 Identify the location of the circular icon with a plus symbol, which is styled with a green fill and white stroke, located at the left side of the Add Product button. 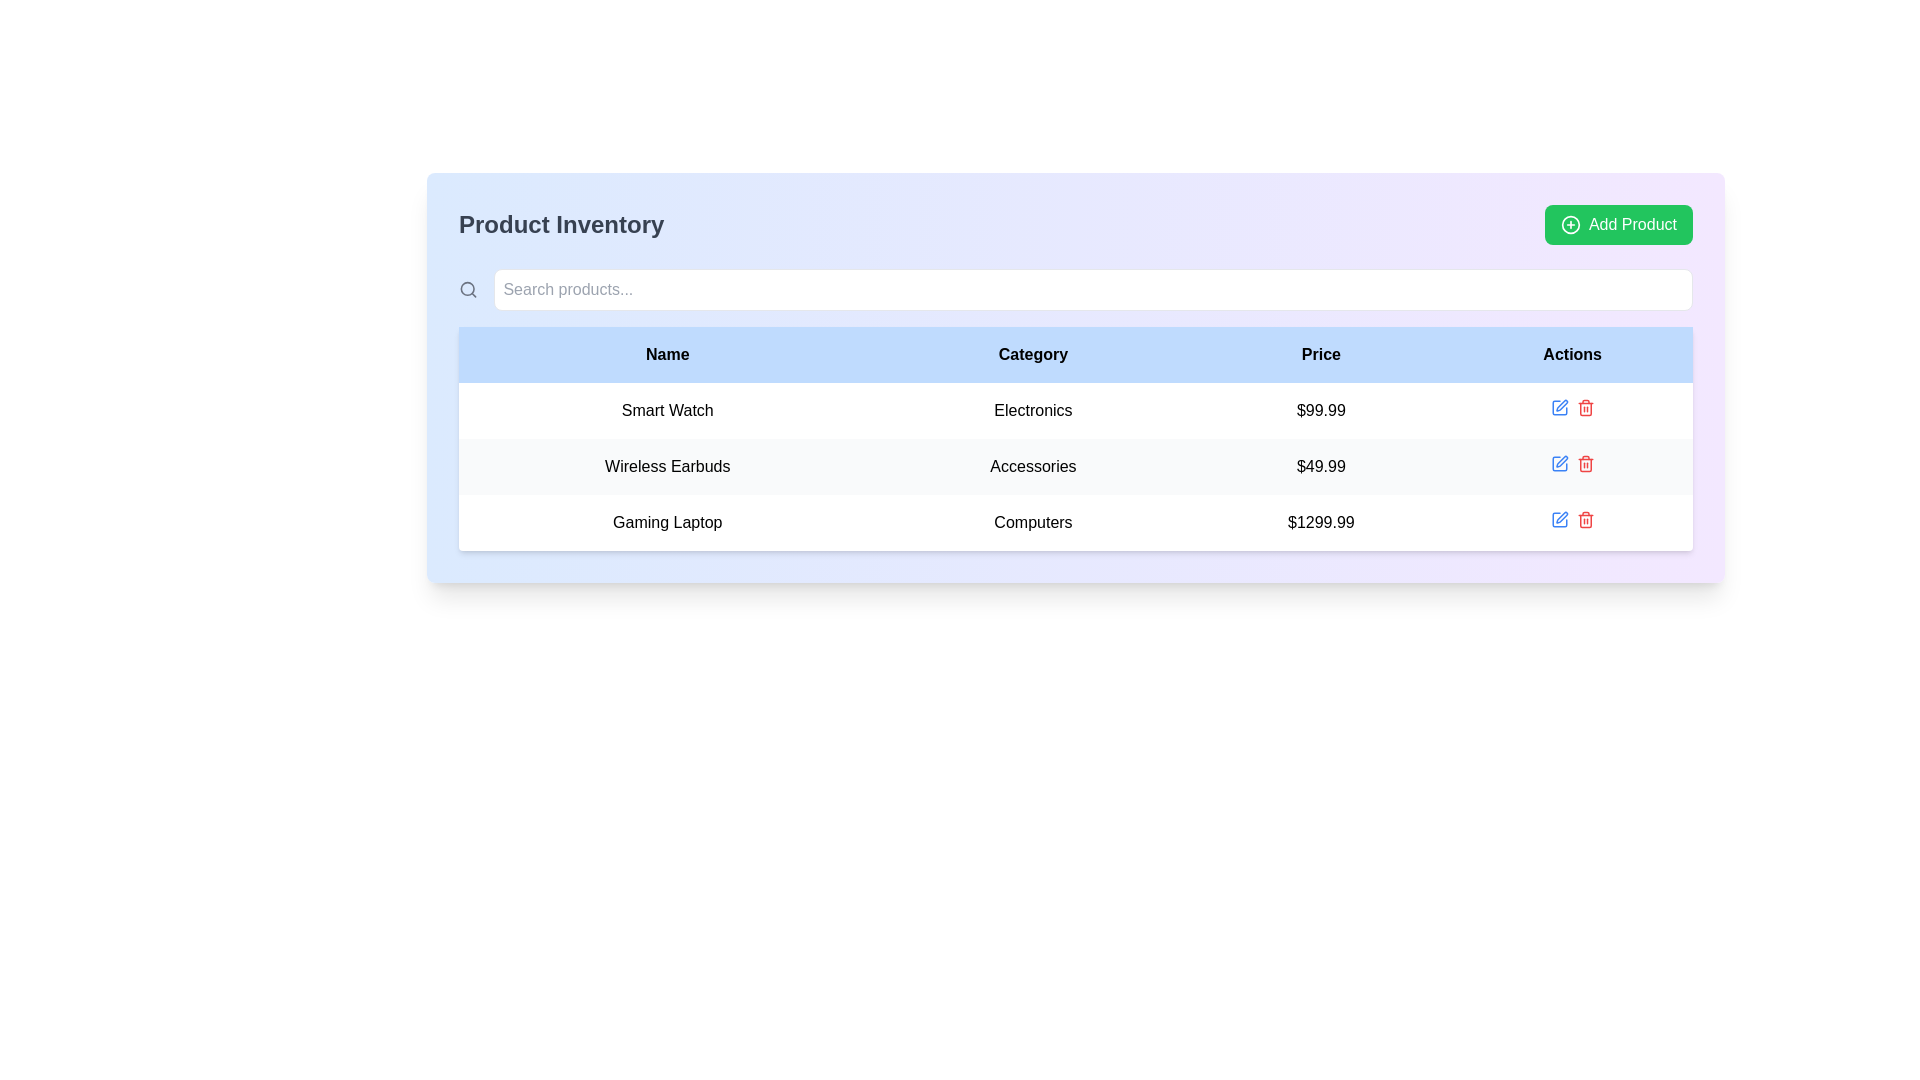
(1569, 224).